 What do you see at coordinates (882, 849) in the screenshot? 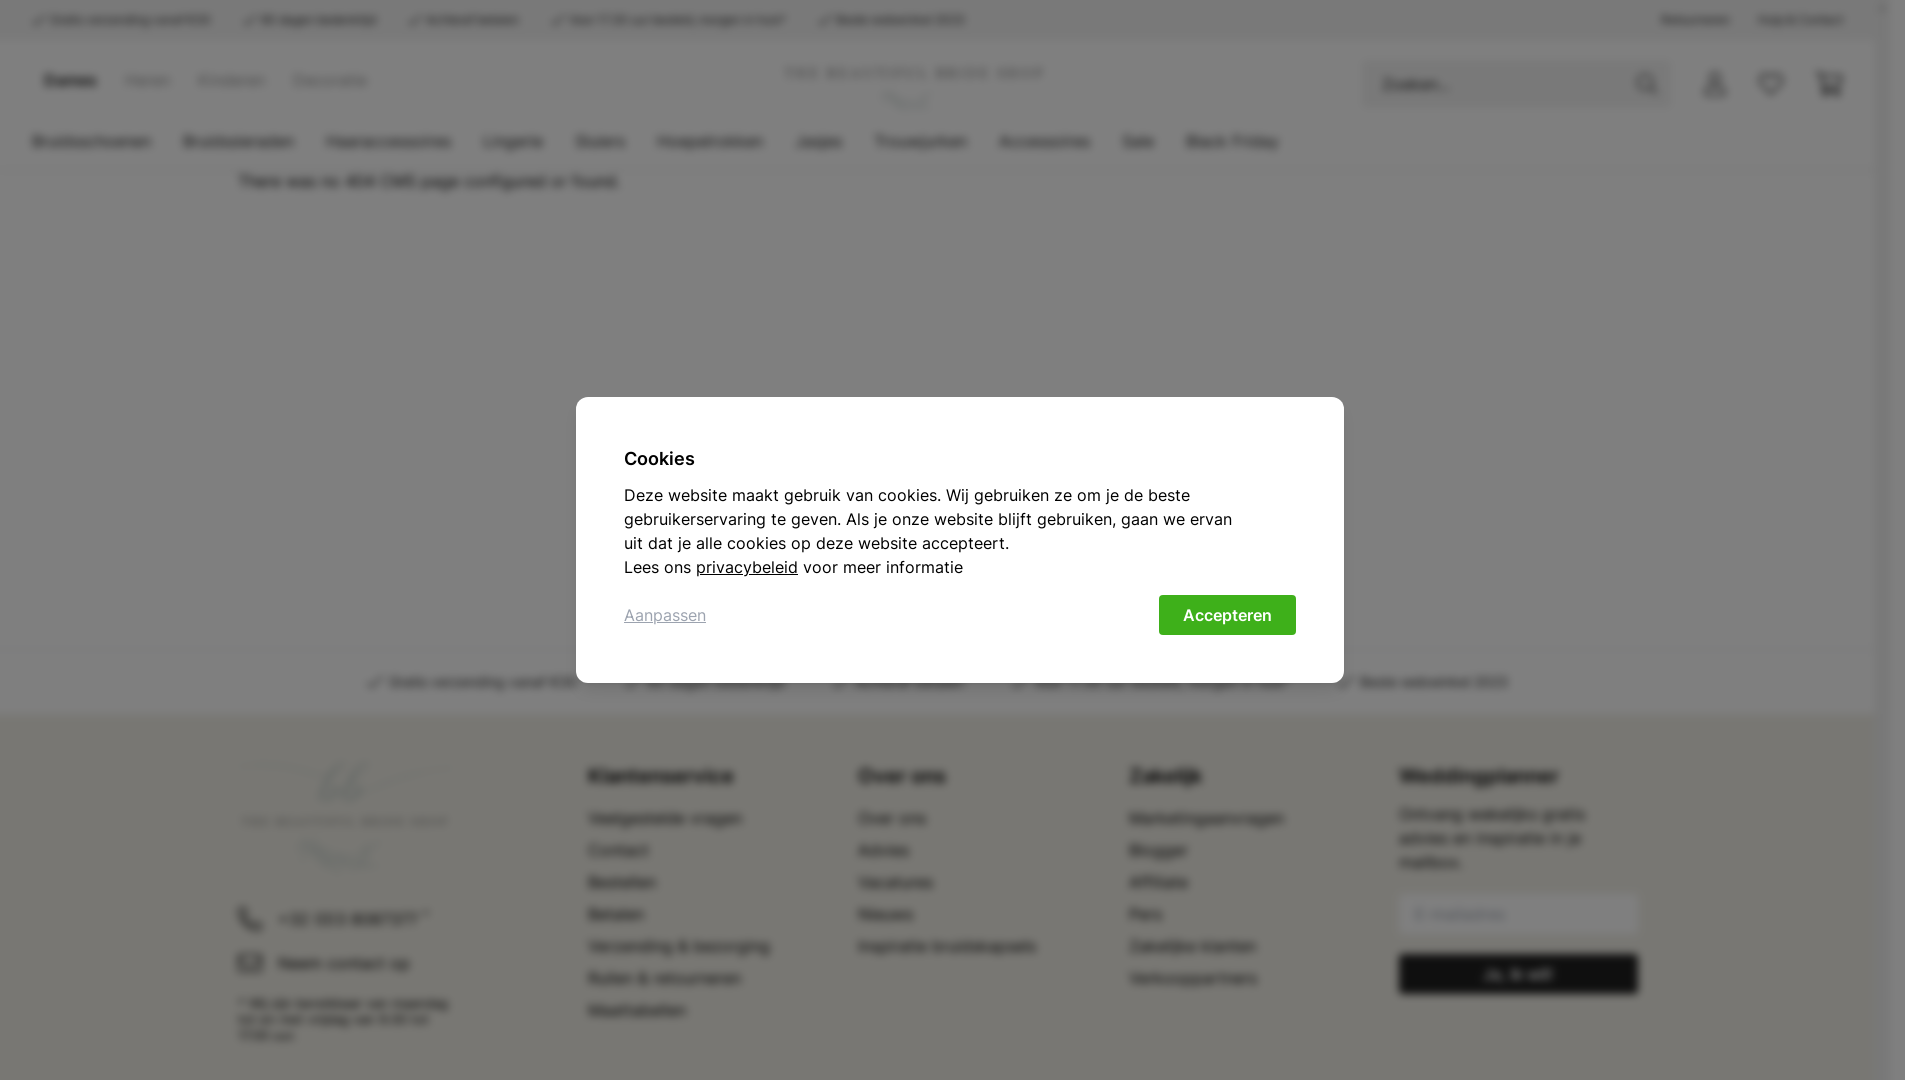
I see `'Advies'` at bounding box center [882, 849].